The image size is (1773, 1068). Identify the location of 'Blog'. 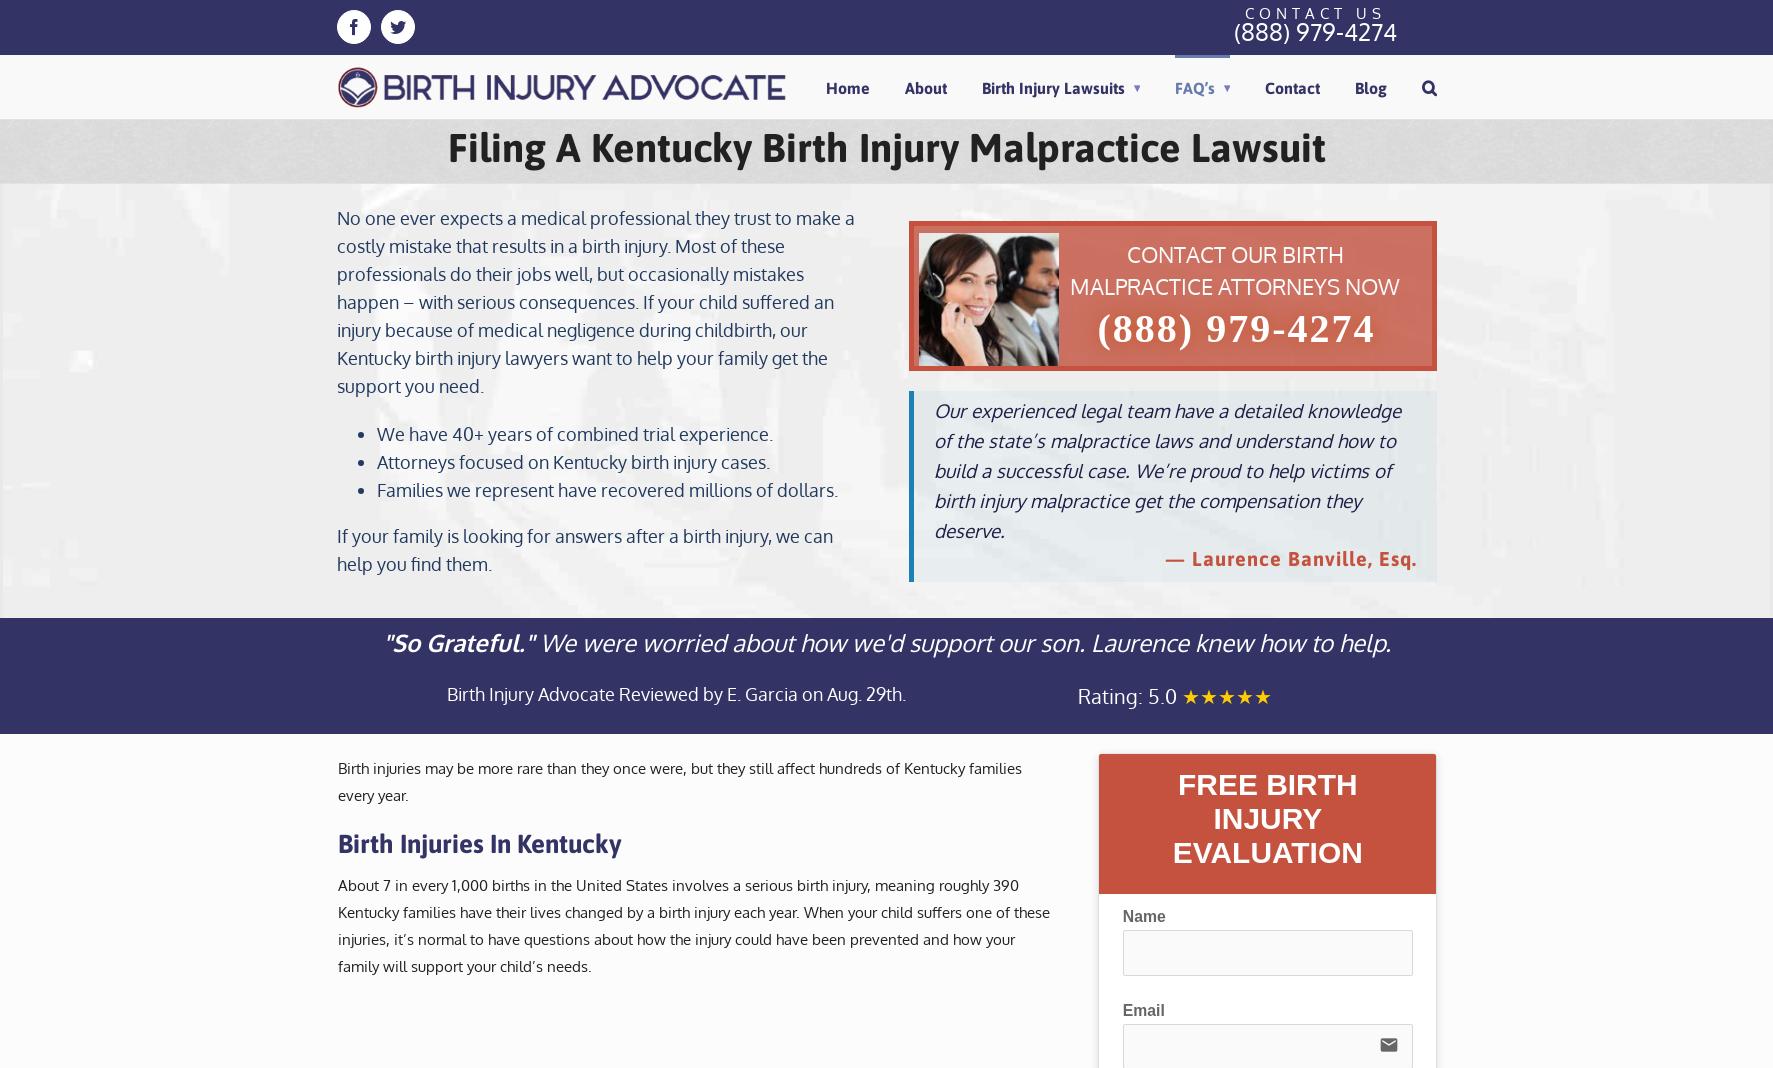
(1354, 87).